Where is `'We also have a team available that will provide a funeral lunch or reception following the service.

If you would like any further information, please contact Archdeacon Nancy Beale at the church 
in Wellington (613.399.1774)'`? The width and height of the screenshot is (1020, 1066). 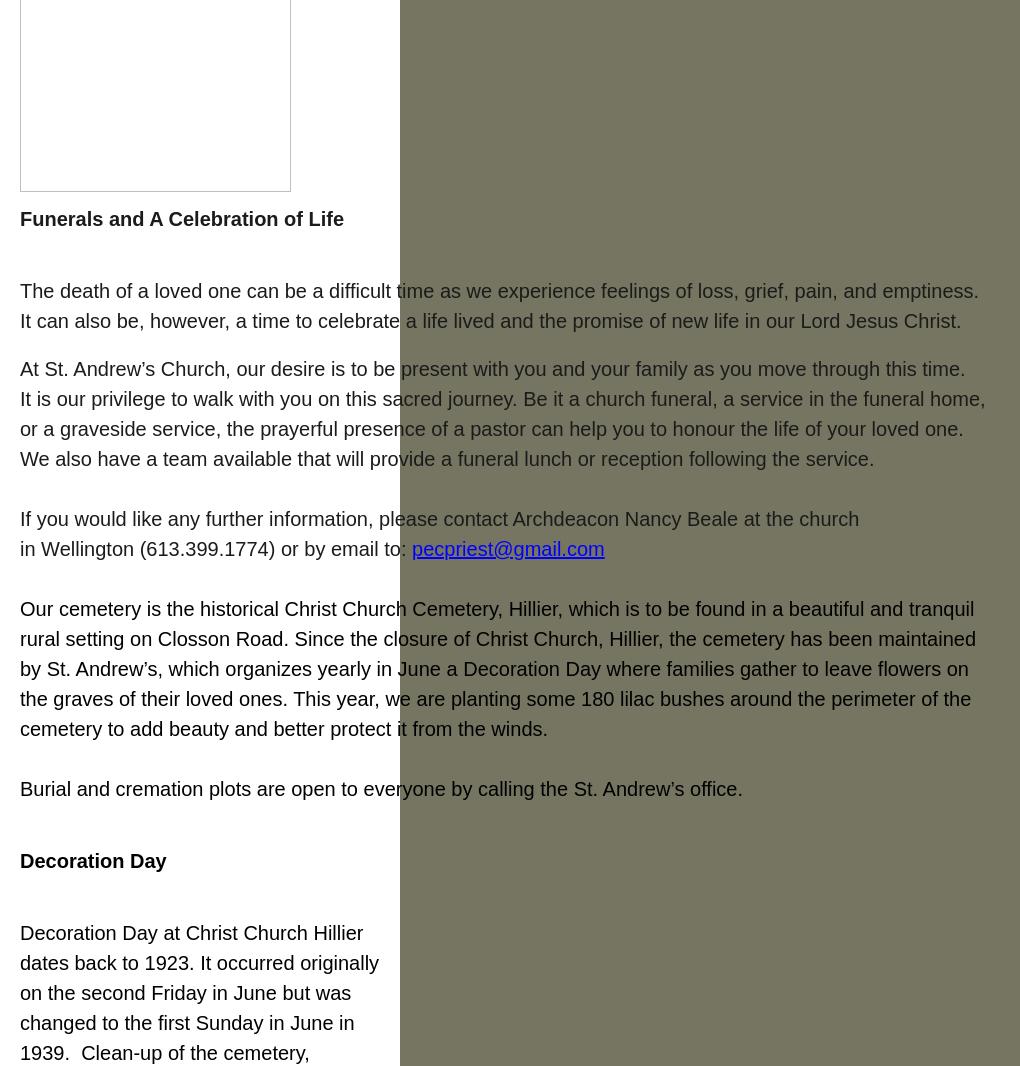 'We also have a team available that will provide a funeral lunch or reception following the service.

If you would like any further information, please contact Archdeacon Nancy Beale at the church 
in Wellington (613.399.1774)' is located at coordinates (445, 504).